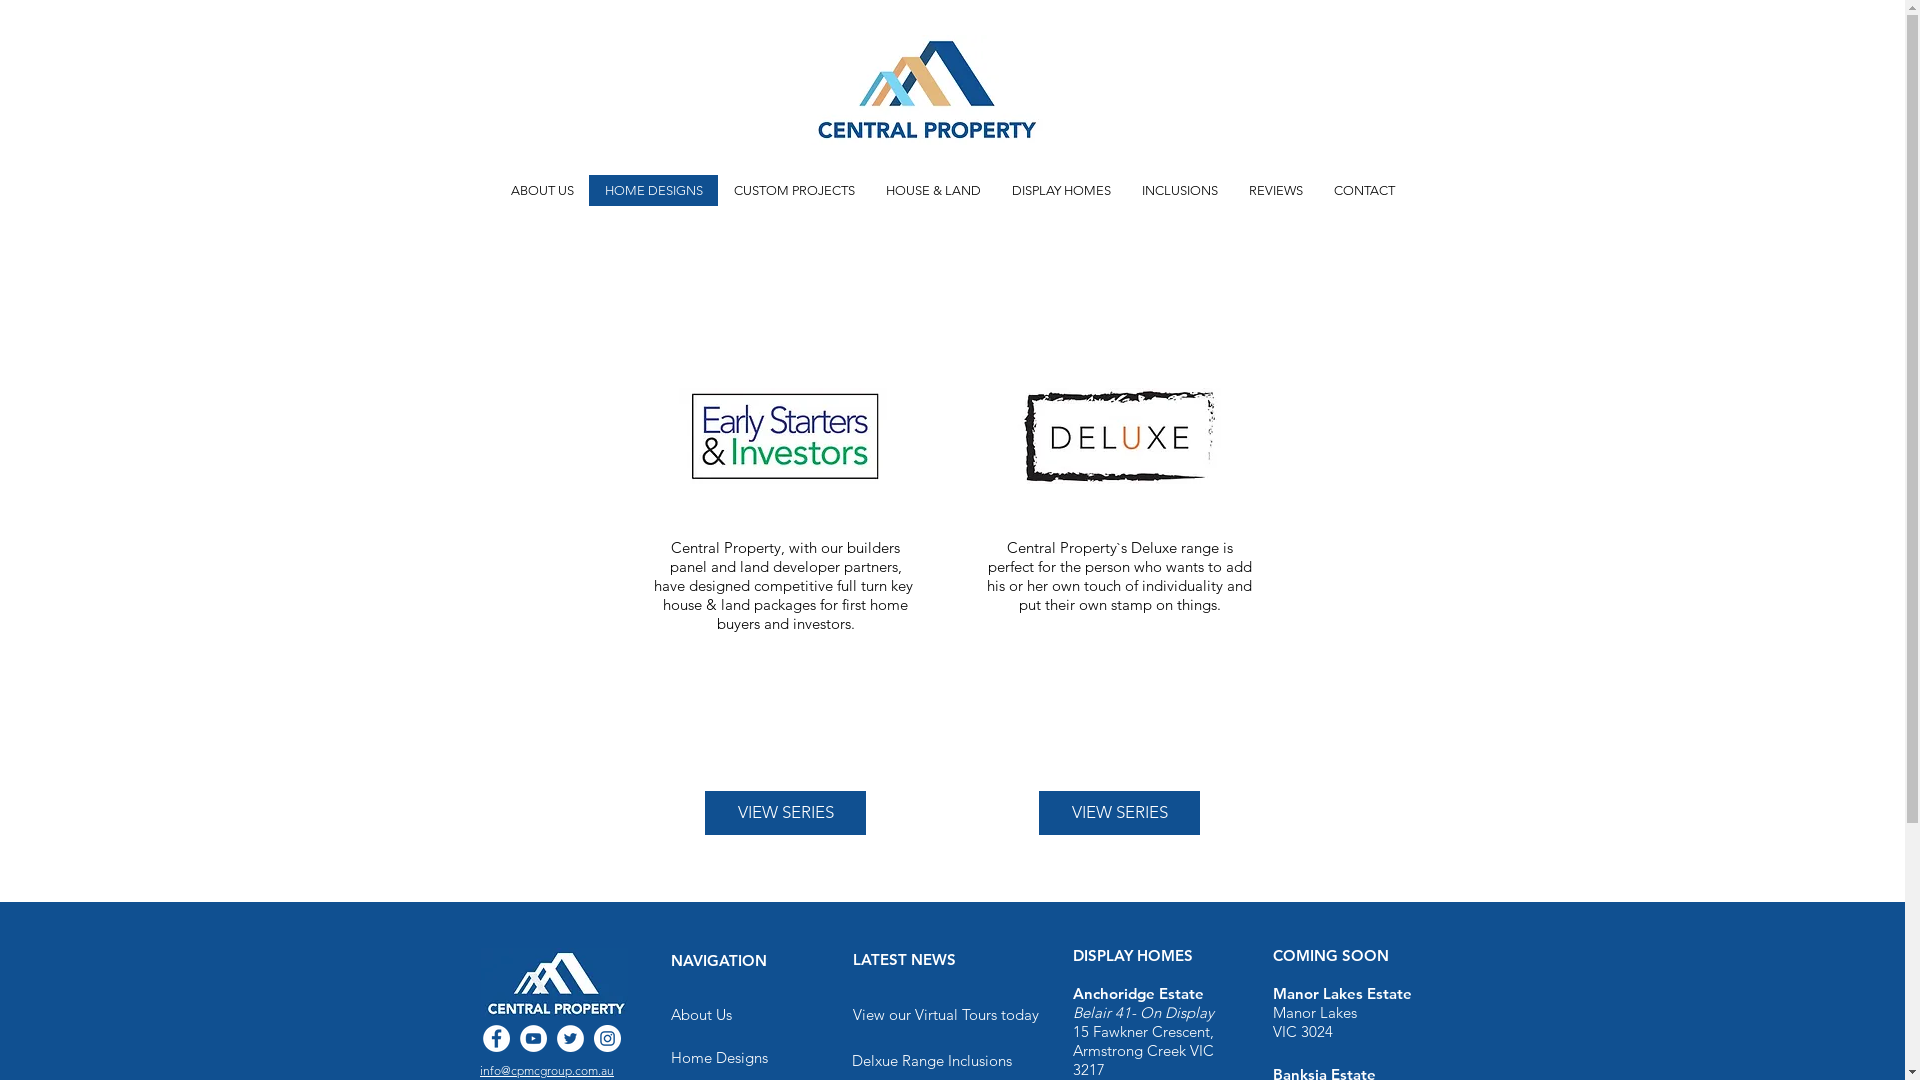 Image resolution: width=1920 pixels, height=1080 pixels. Describe the element at coordinates (547, 1069) in the screenshot. I see `'info@cpmcgroup.com.au'` at that location.